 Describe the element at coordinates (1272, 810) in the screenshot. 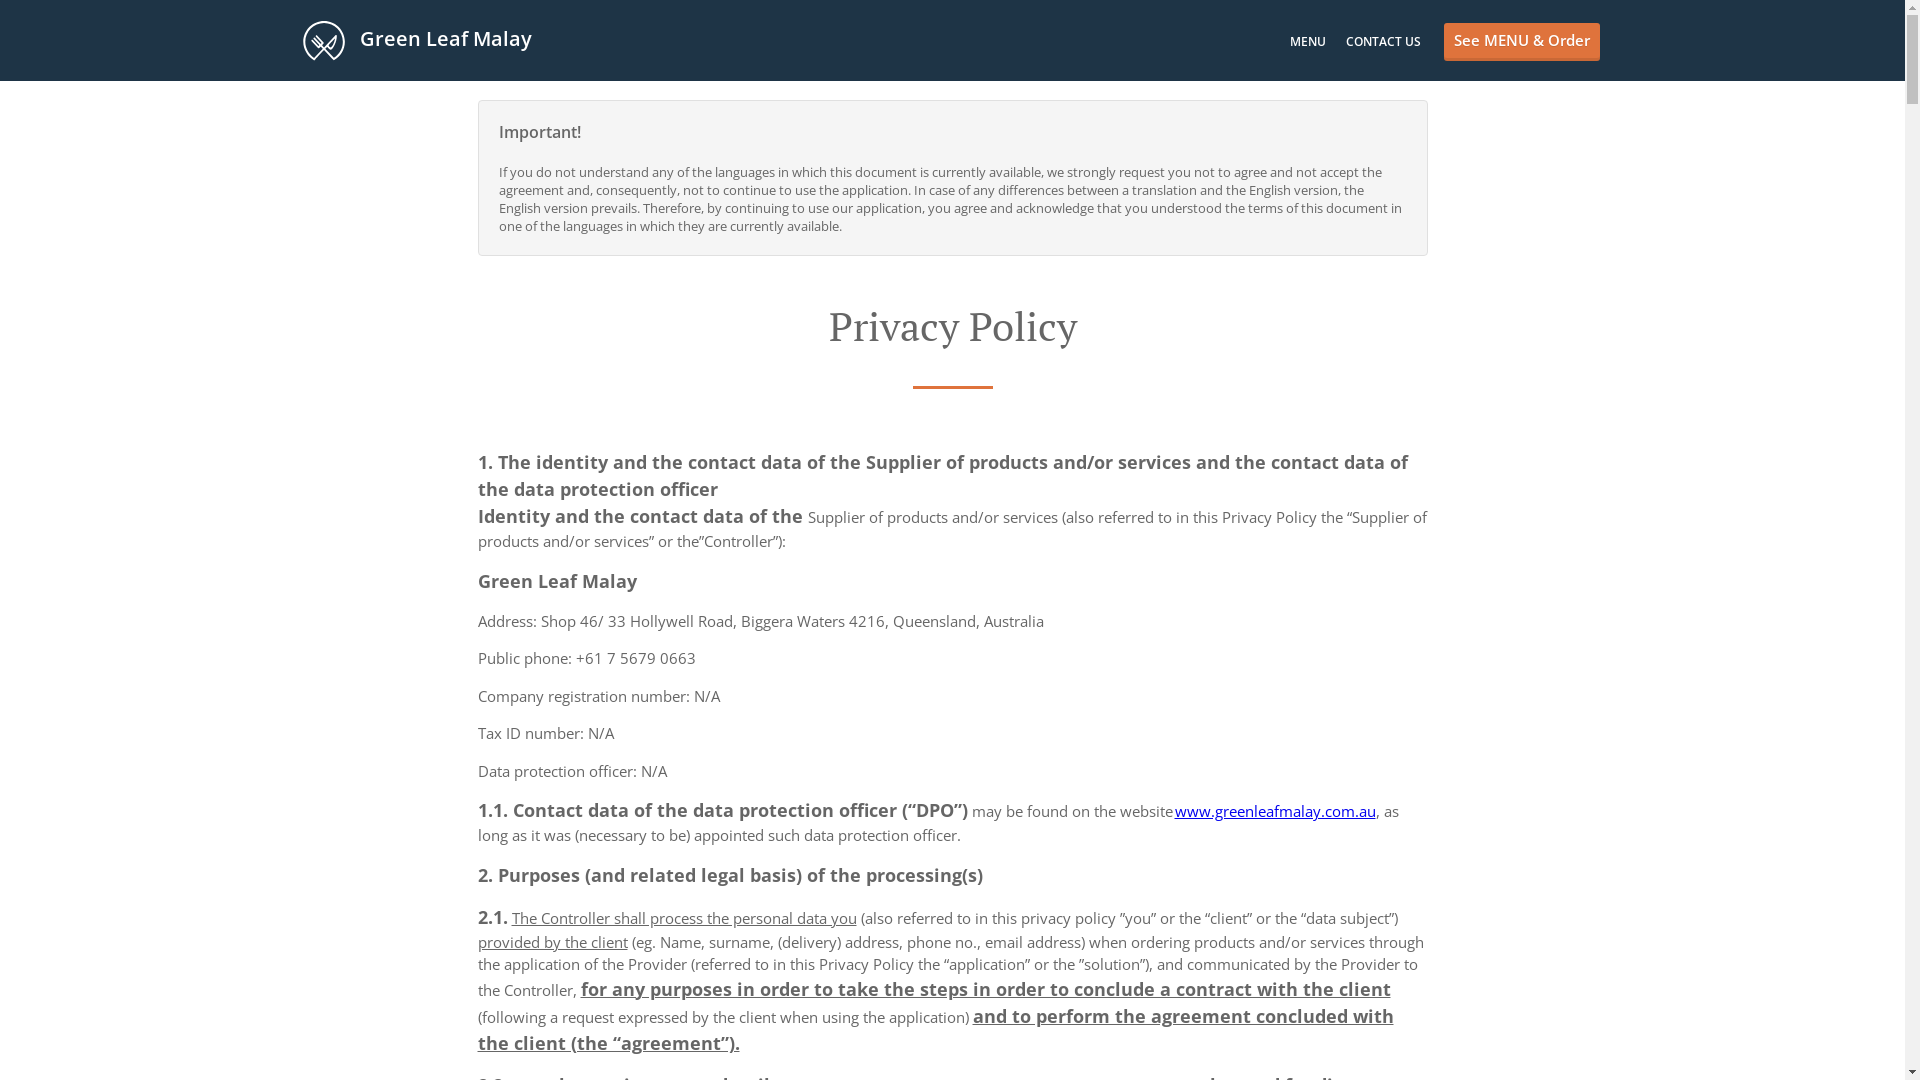

I see `'www.greenleafmalay.com.au'` at that location.